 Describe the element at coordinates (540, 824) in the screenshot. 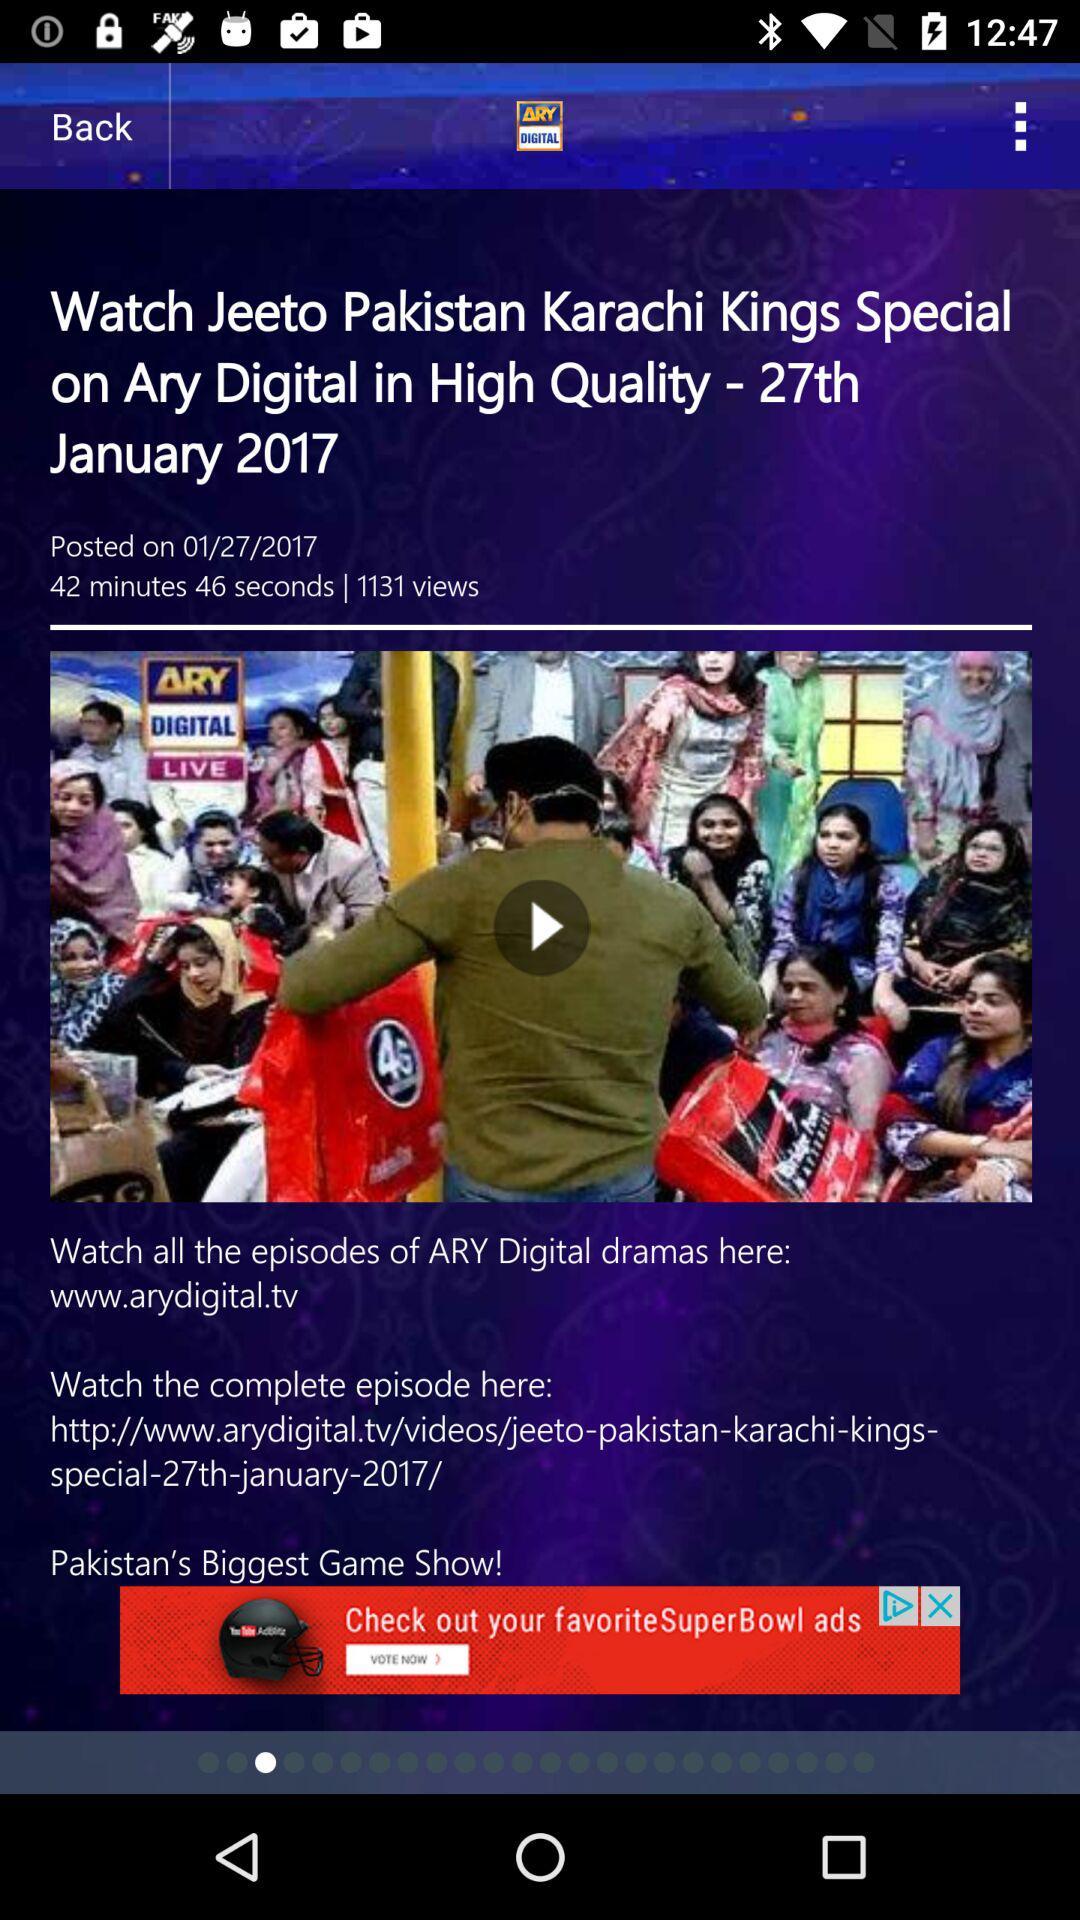

I see `advertisement page` at that location.